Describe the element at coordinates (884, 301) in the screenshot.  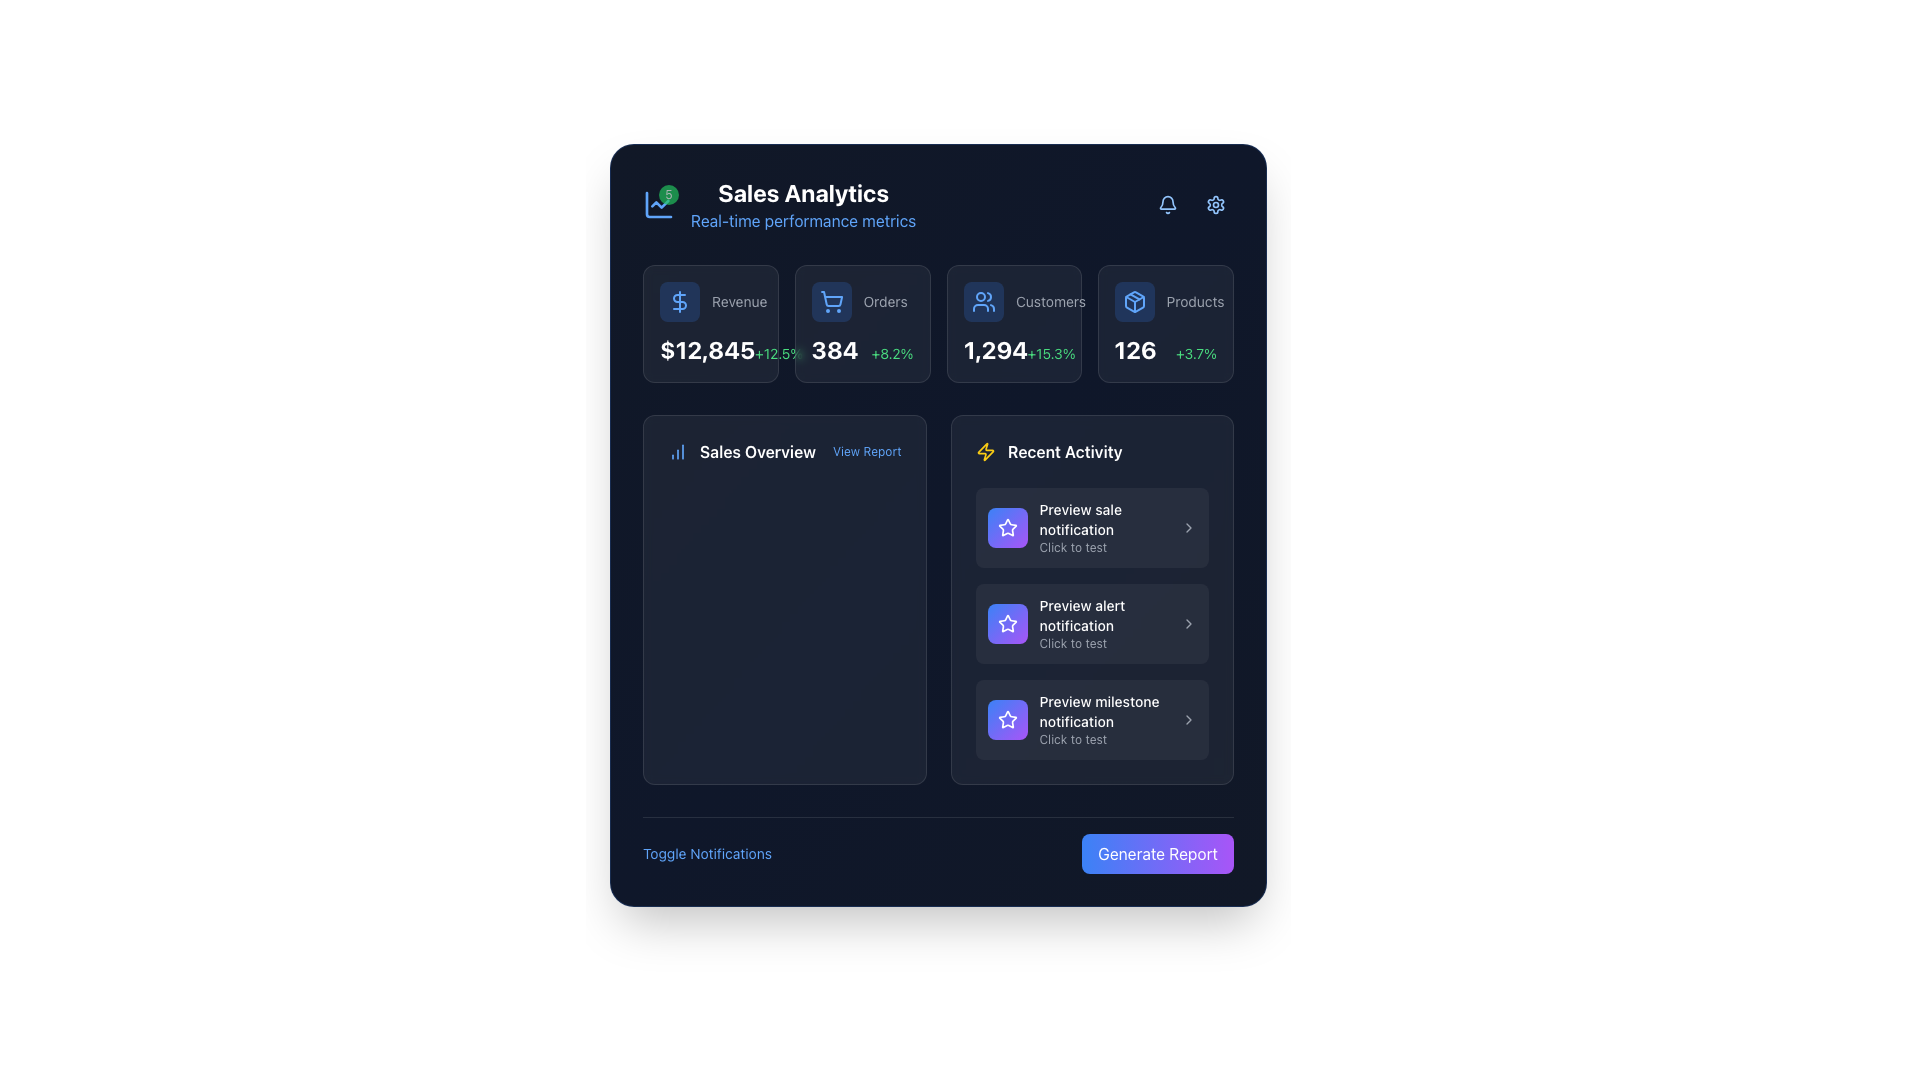
I see `the text label displaying 'Orders', which is a small, gray-colored font located to the right of a shopping cart icon in the top-center section of the interface` at that location.